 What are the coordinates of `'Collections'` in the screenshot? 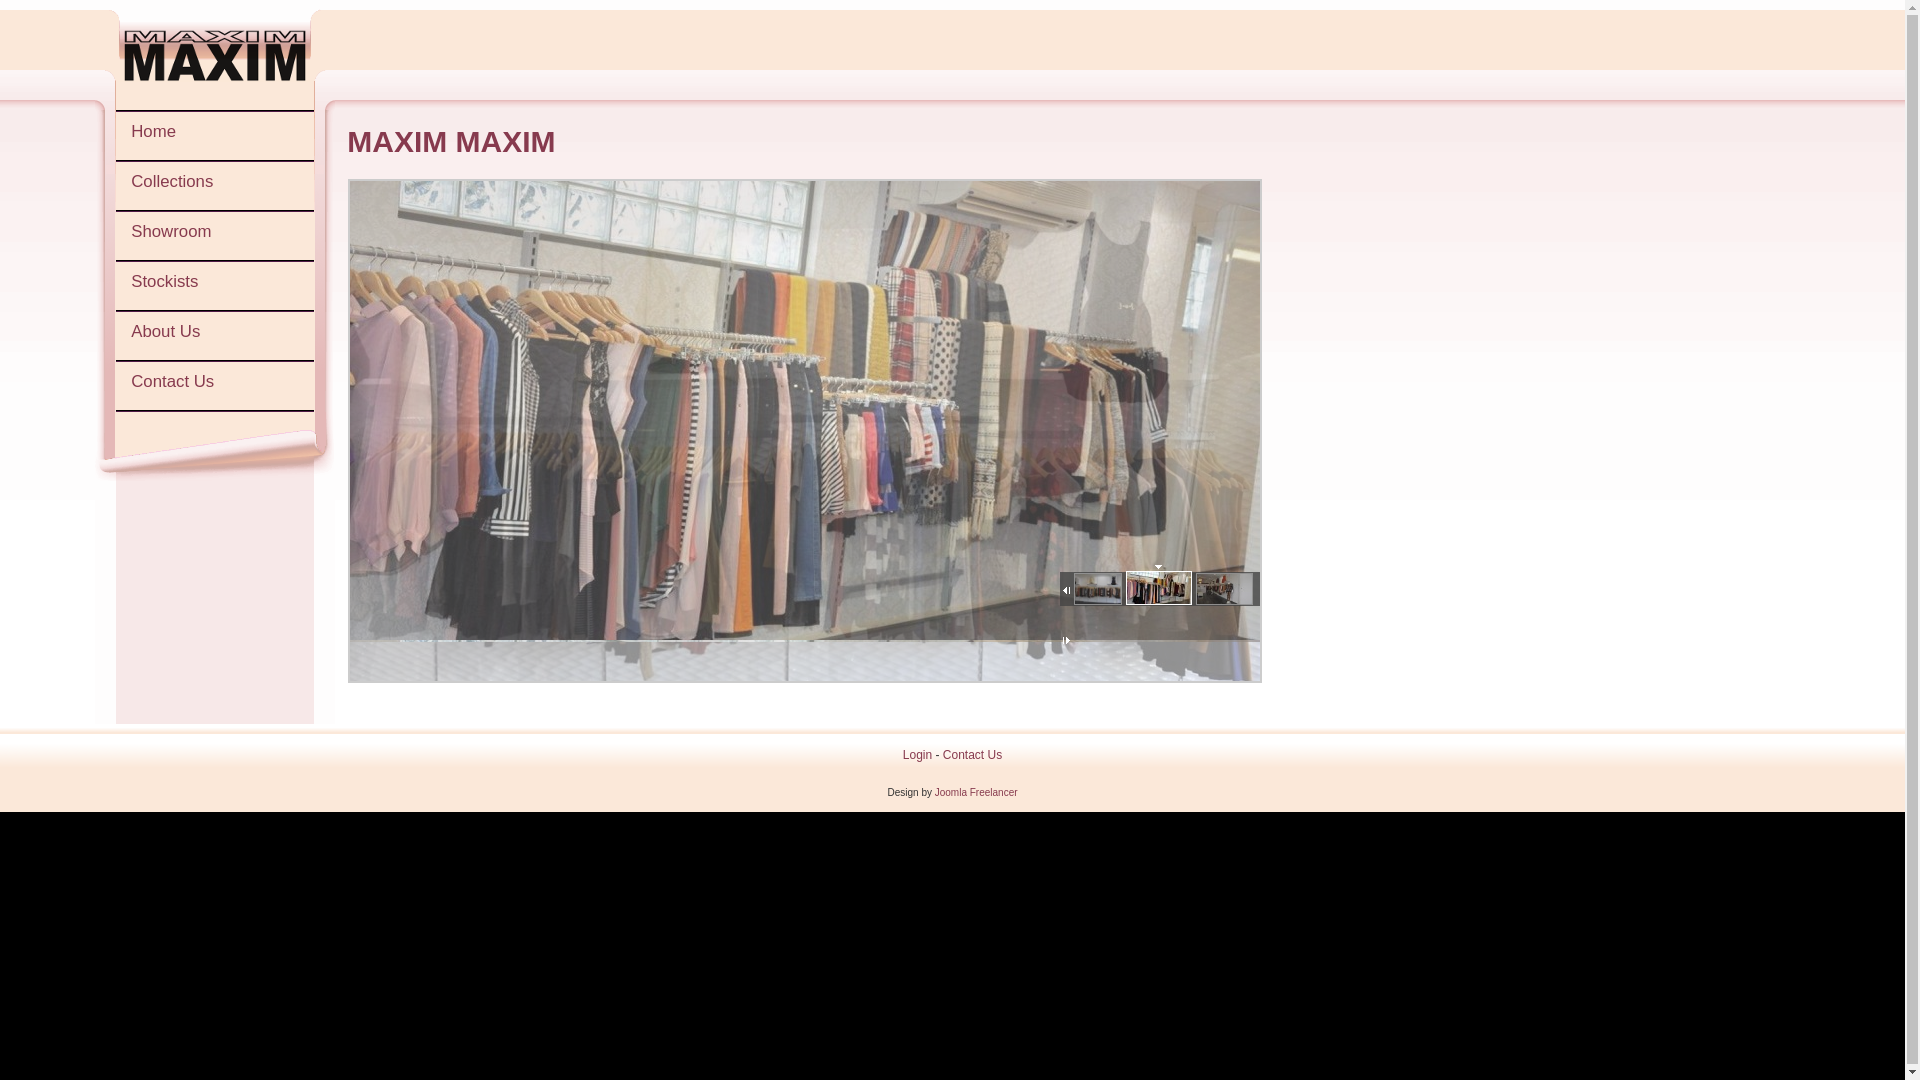 It's located at (215, 186).